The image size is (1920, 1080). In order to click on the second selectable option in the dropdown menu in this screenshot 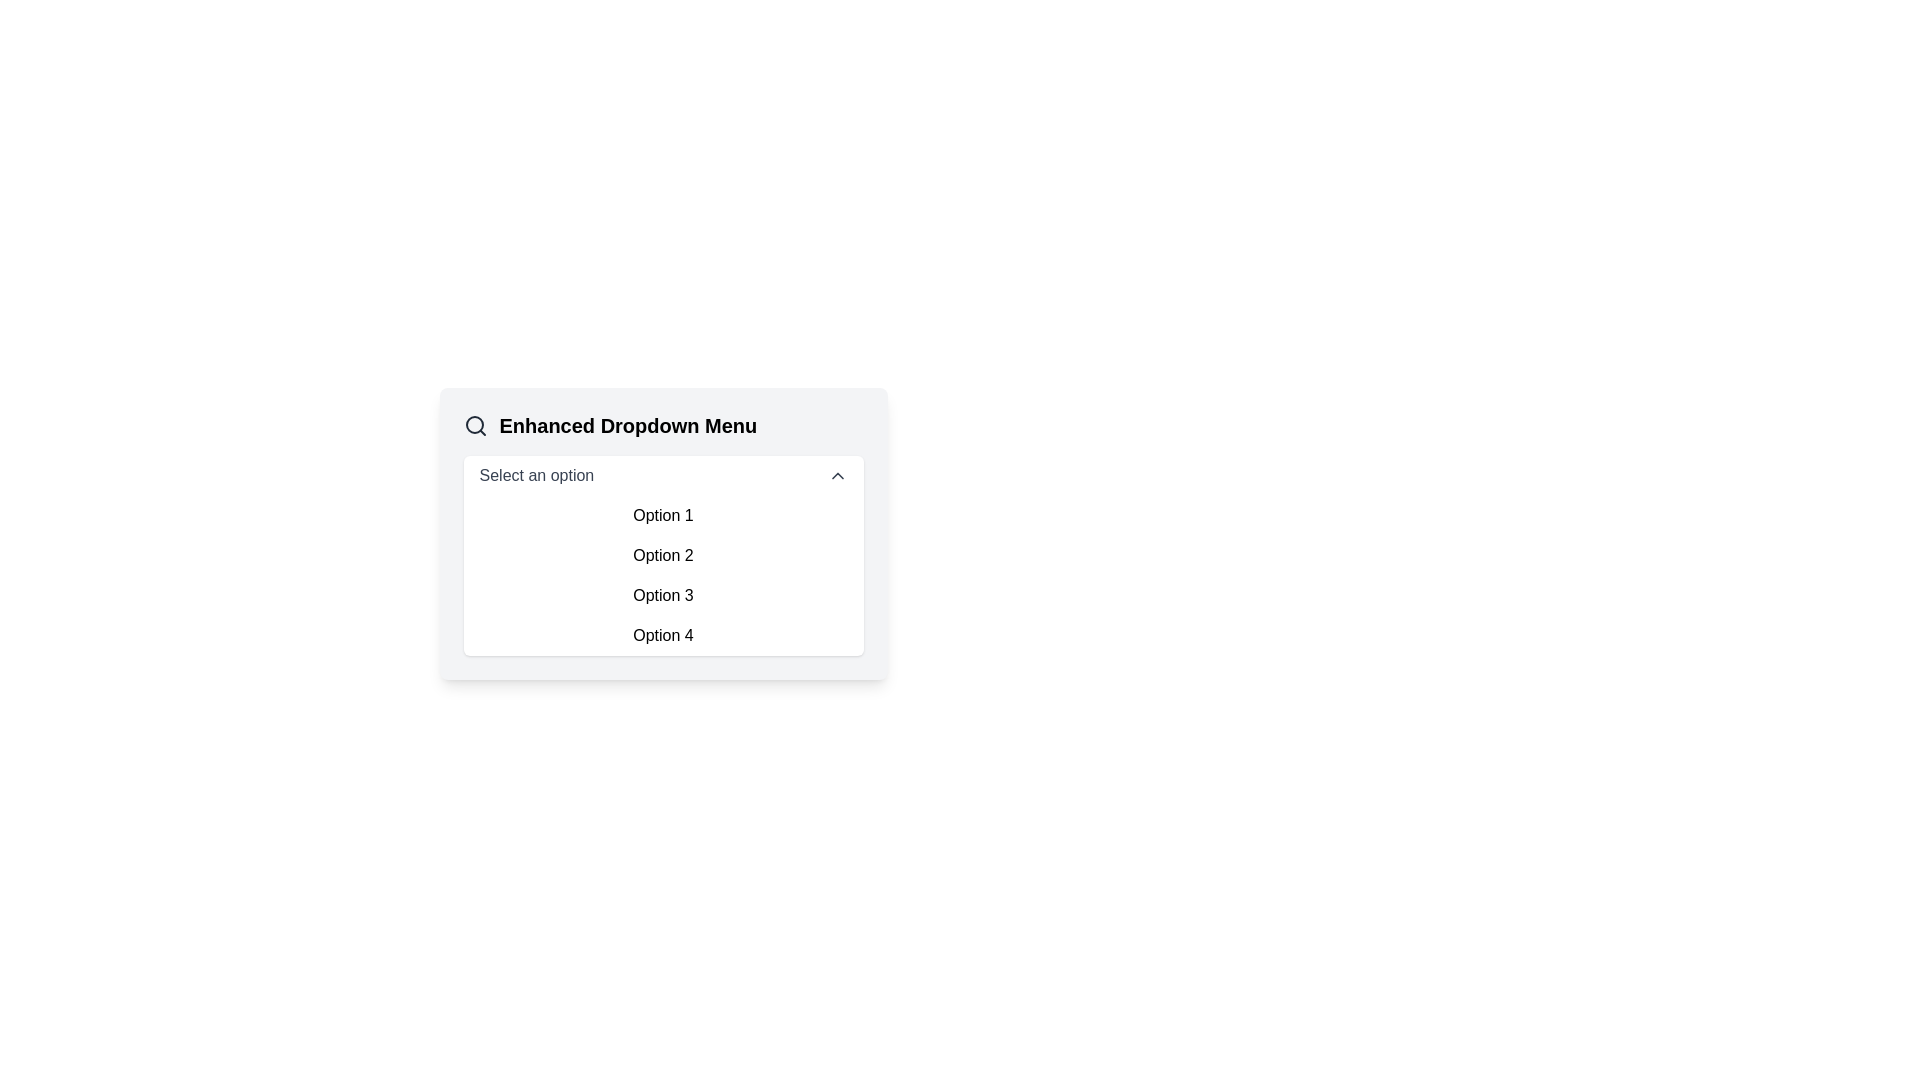, I will do `click(663, 555)`.